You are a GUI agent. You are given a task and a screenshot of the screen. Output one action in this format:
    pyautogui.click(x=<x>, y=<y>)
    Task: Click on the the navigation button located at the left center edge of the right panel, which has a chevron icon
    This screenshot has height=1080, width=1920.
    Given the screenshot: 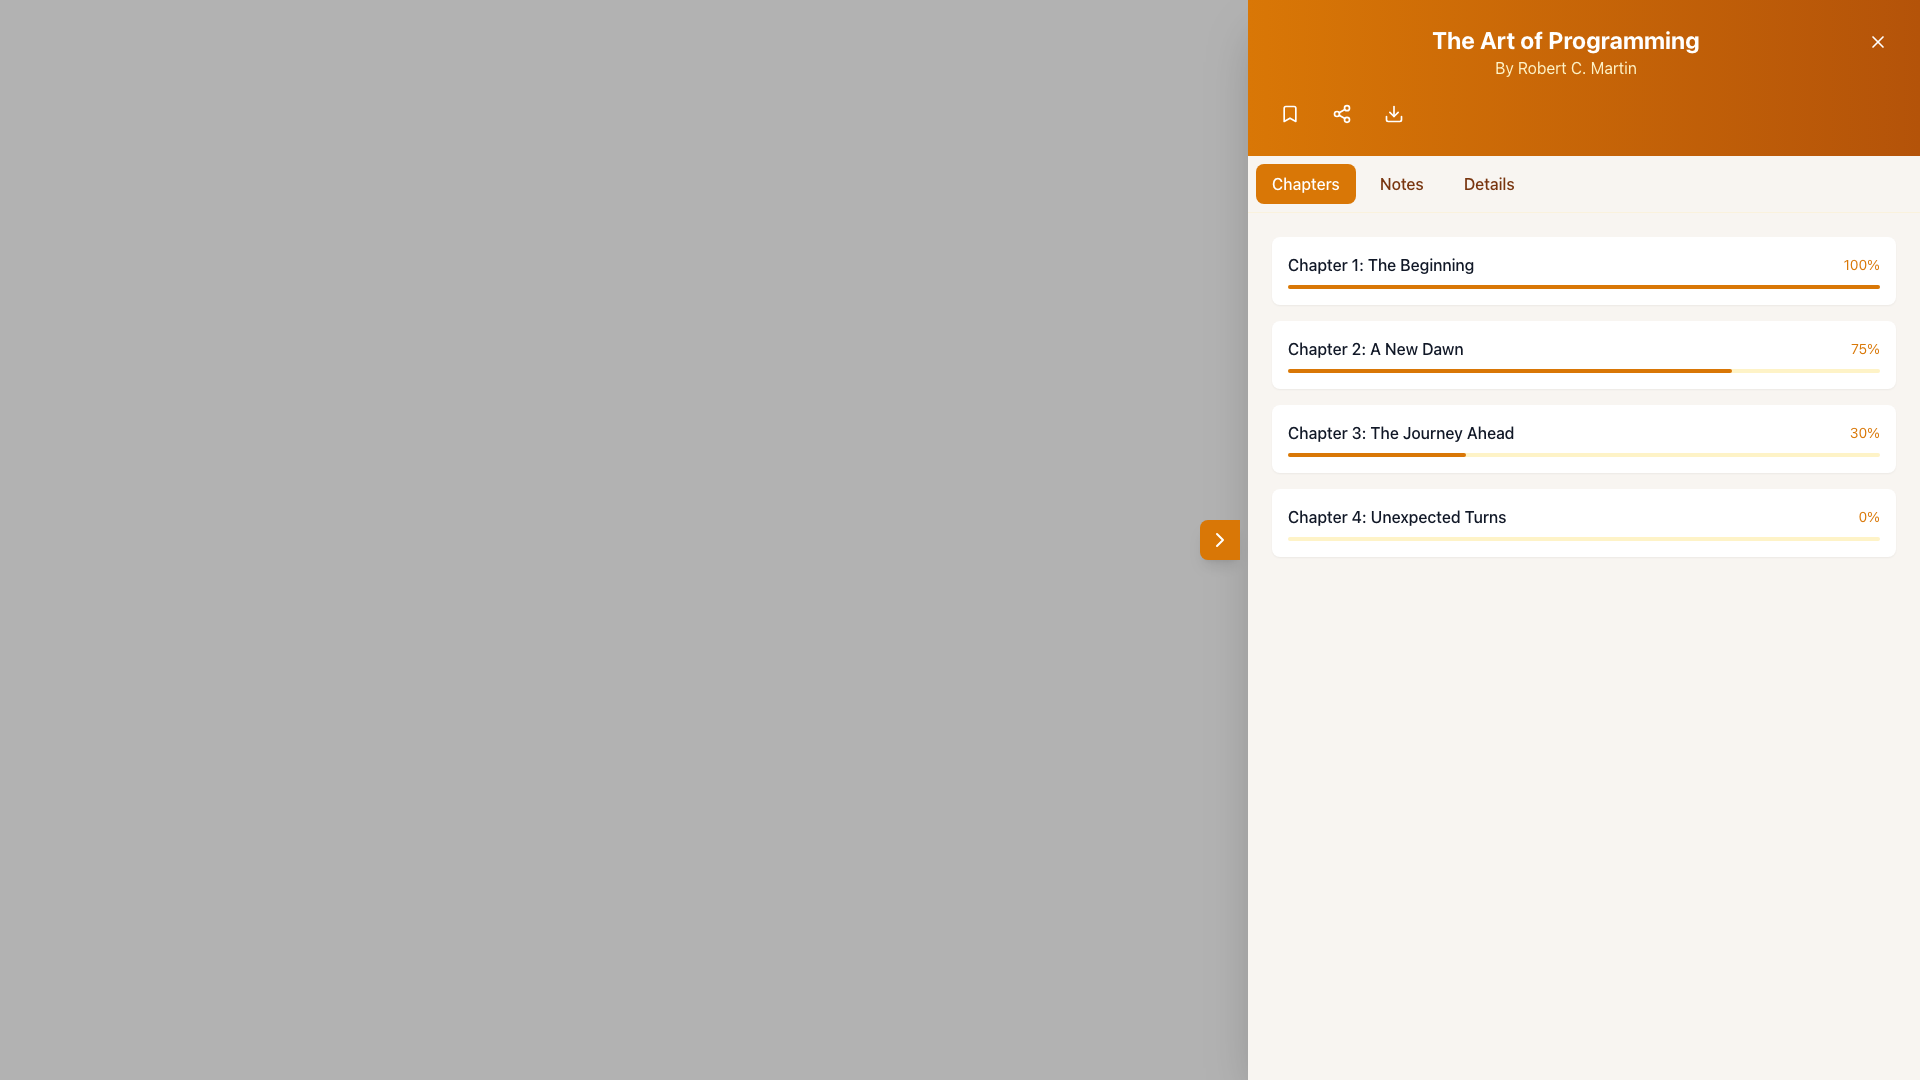 What is the action you would take?
    pyautogui.click(x=1218, y=540)
    